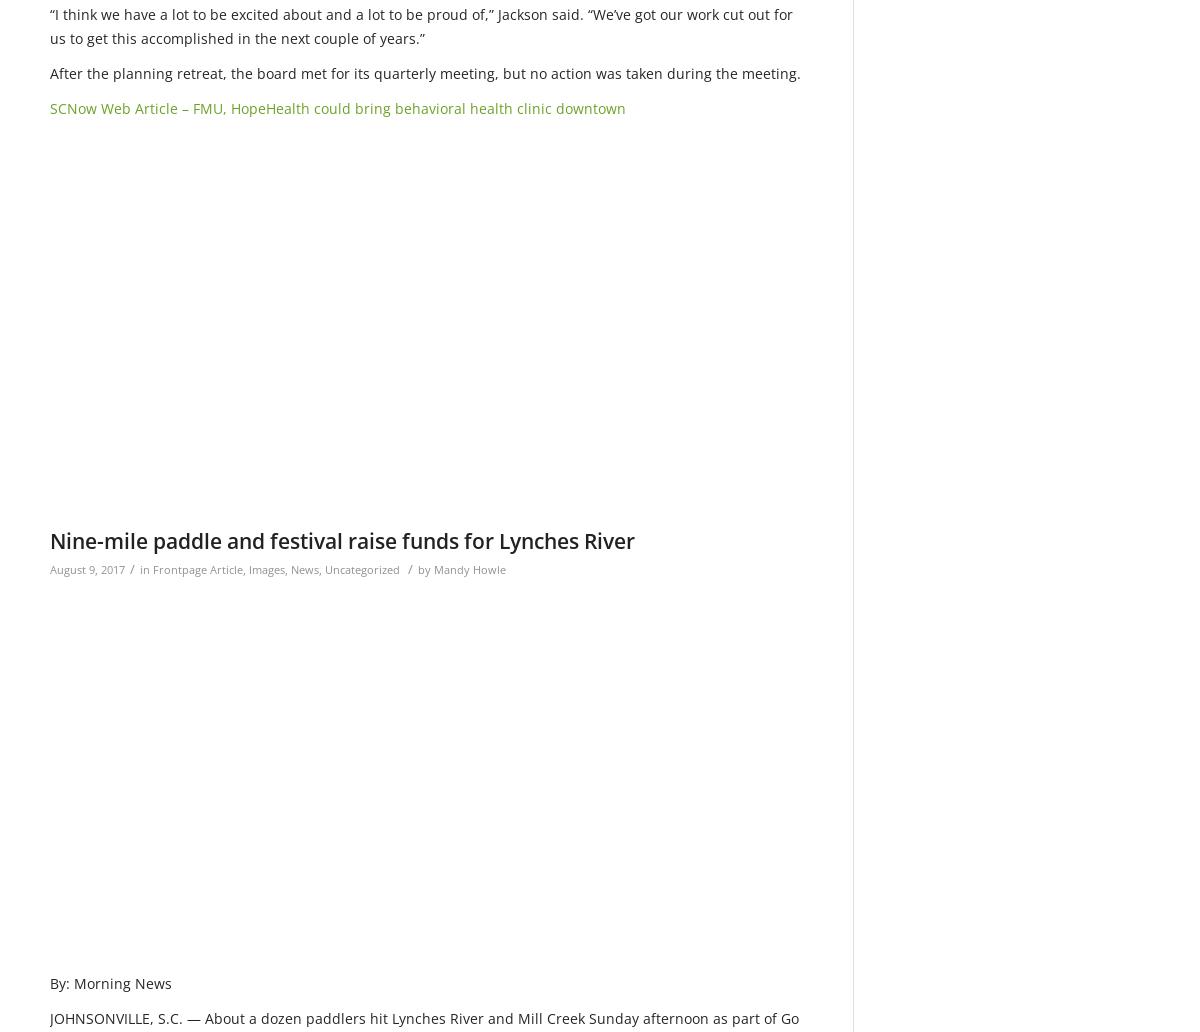 The height and width of the screenshot is (1032, 1200). I want to click on 'SCNow Web Article – FMU, HopeHealth could bring behavioral health clinic downtown', so click(50, 107).